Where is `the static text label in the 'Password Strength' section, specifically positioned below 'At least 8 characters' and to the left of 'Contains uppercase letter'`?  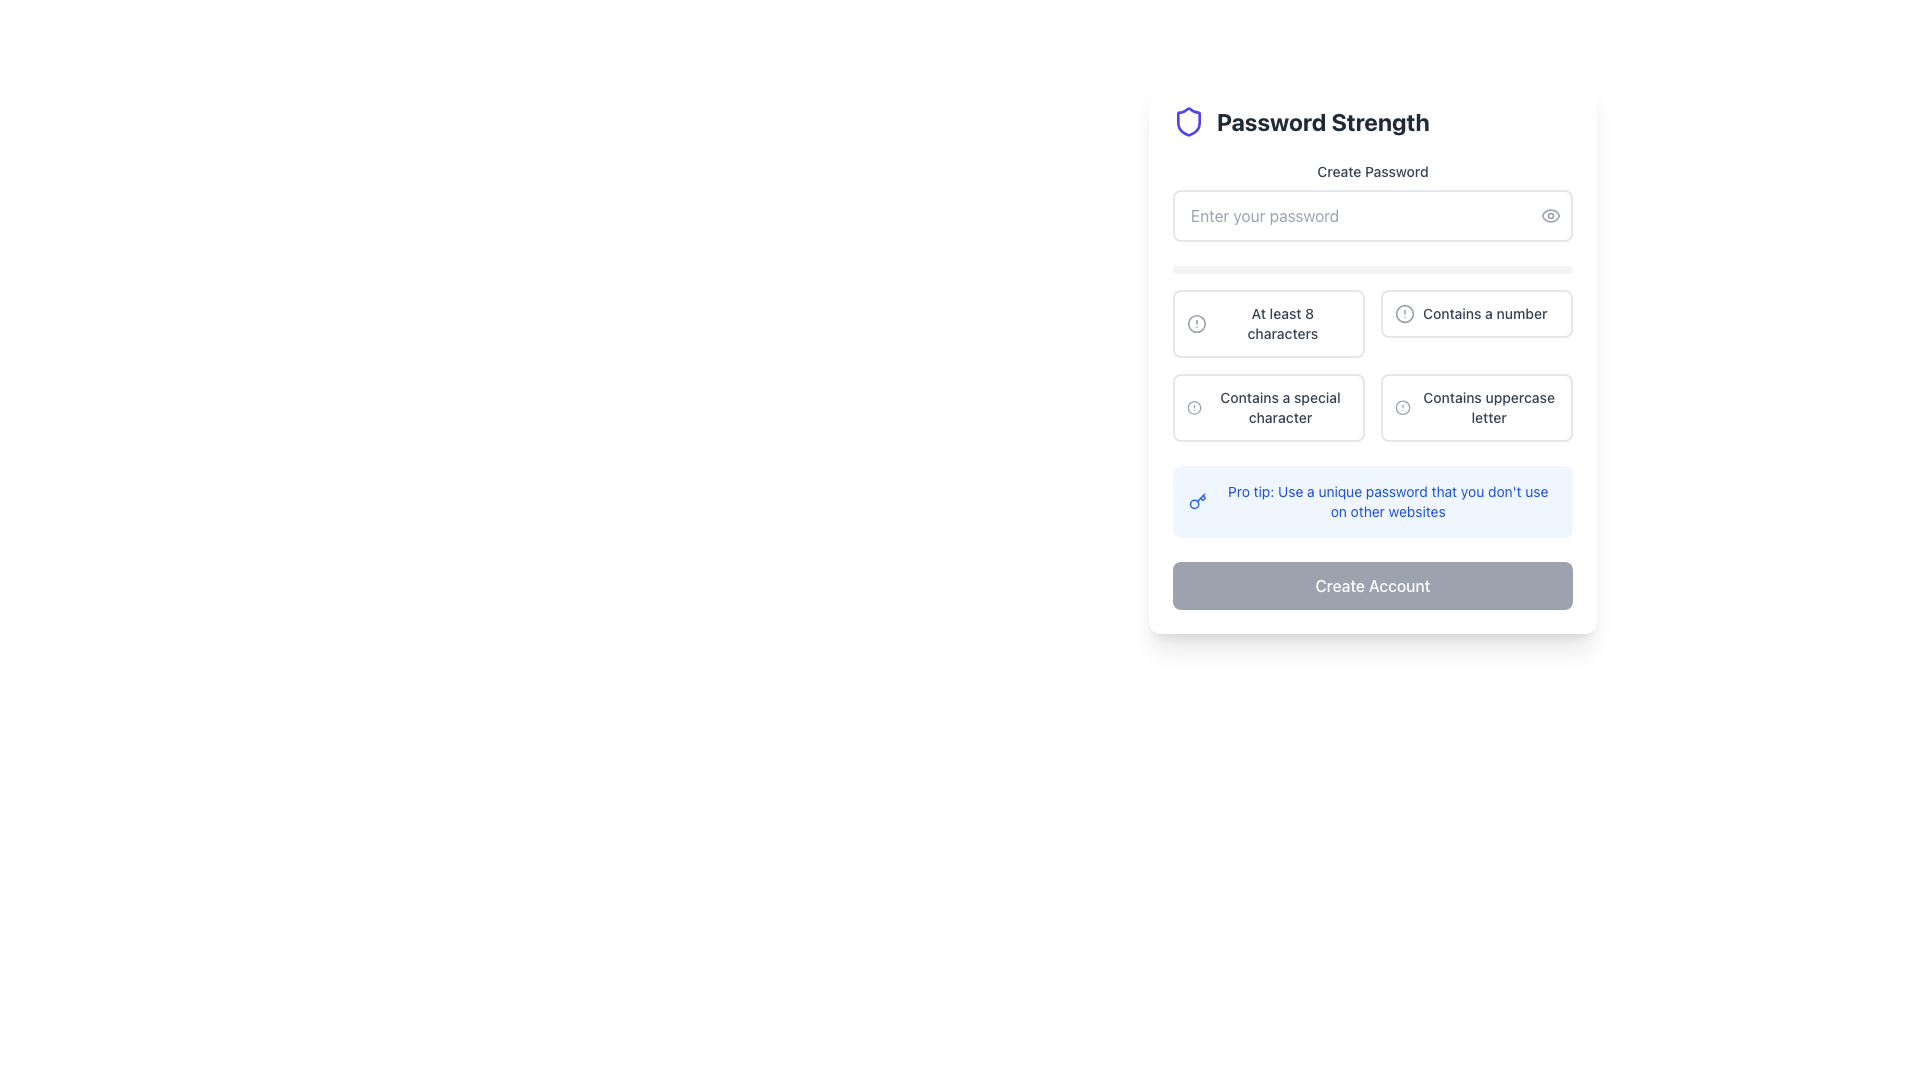 the static text label in the 'Password Strength' section, specifically positioned below 'At least 8 characters' and to the left of 'Contains uppercase letter' is located at coordinates (1280, 407).